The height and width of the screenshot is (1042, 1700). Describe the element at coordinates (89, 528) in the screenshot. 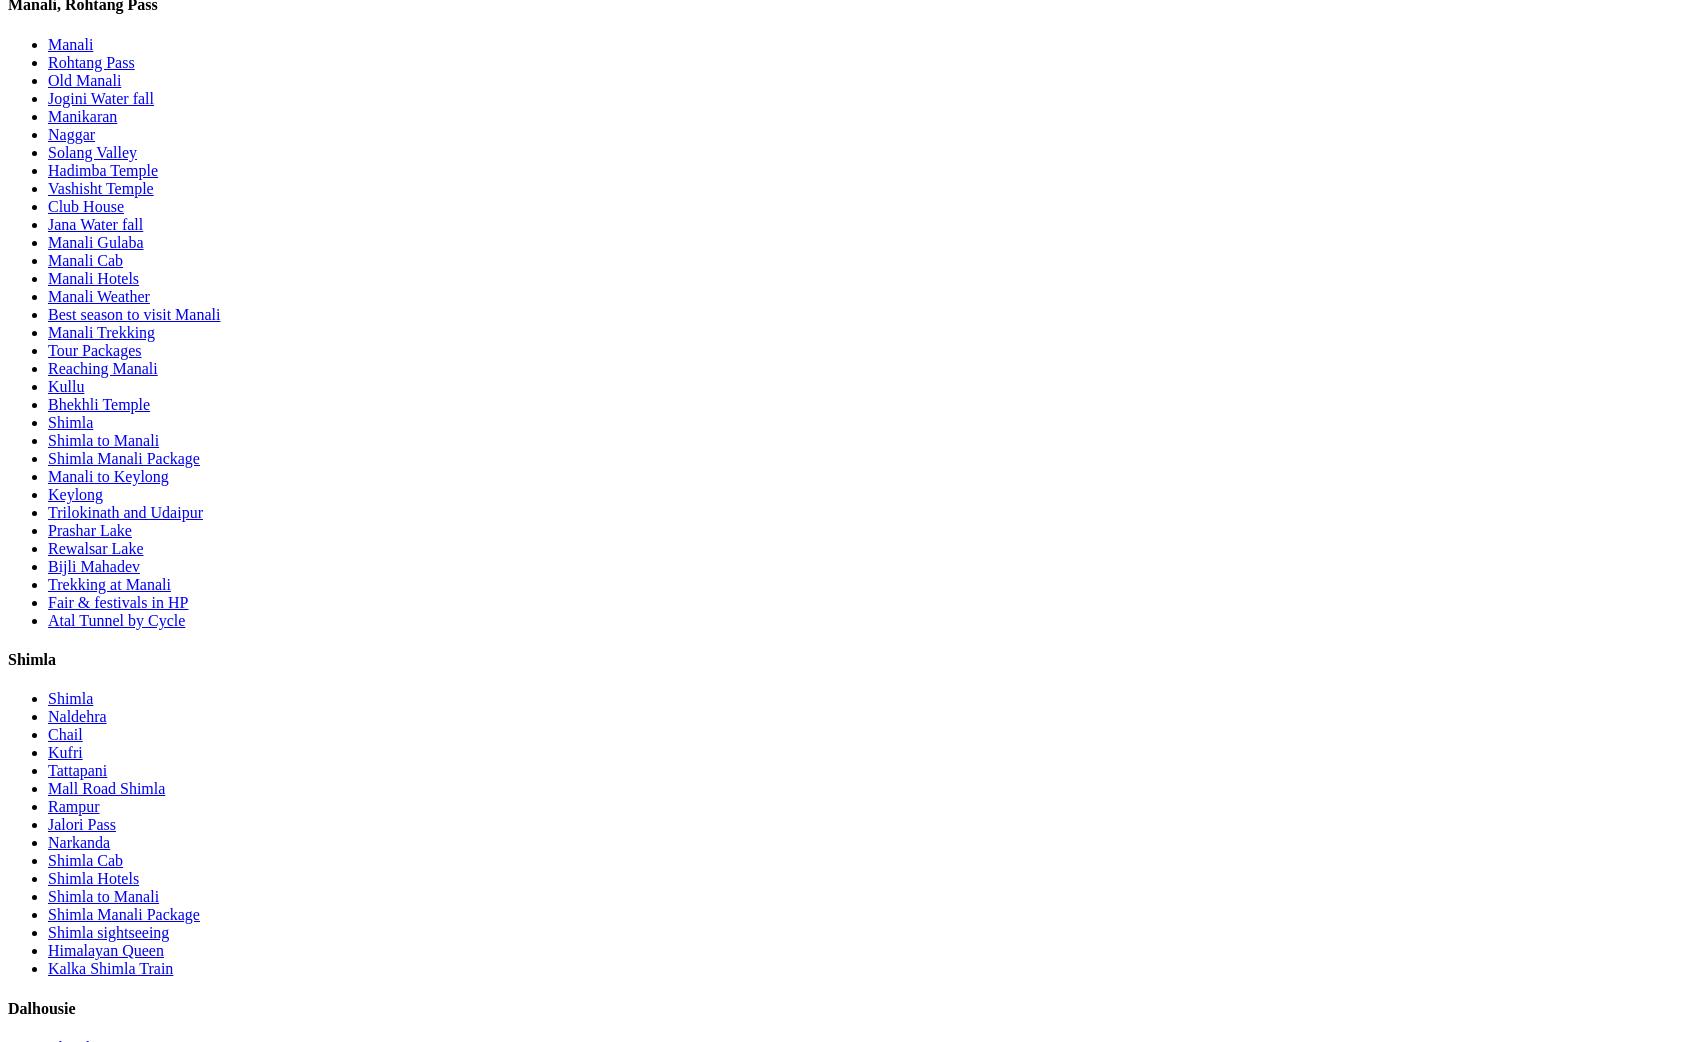

I see `'Prashar Lake'` at that location.